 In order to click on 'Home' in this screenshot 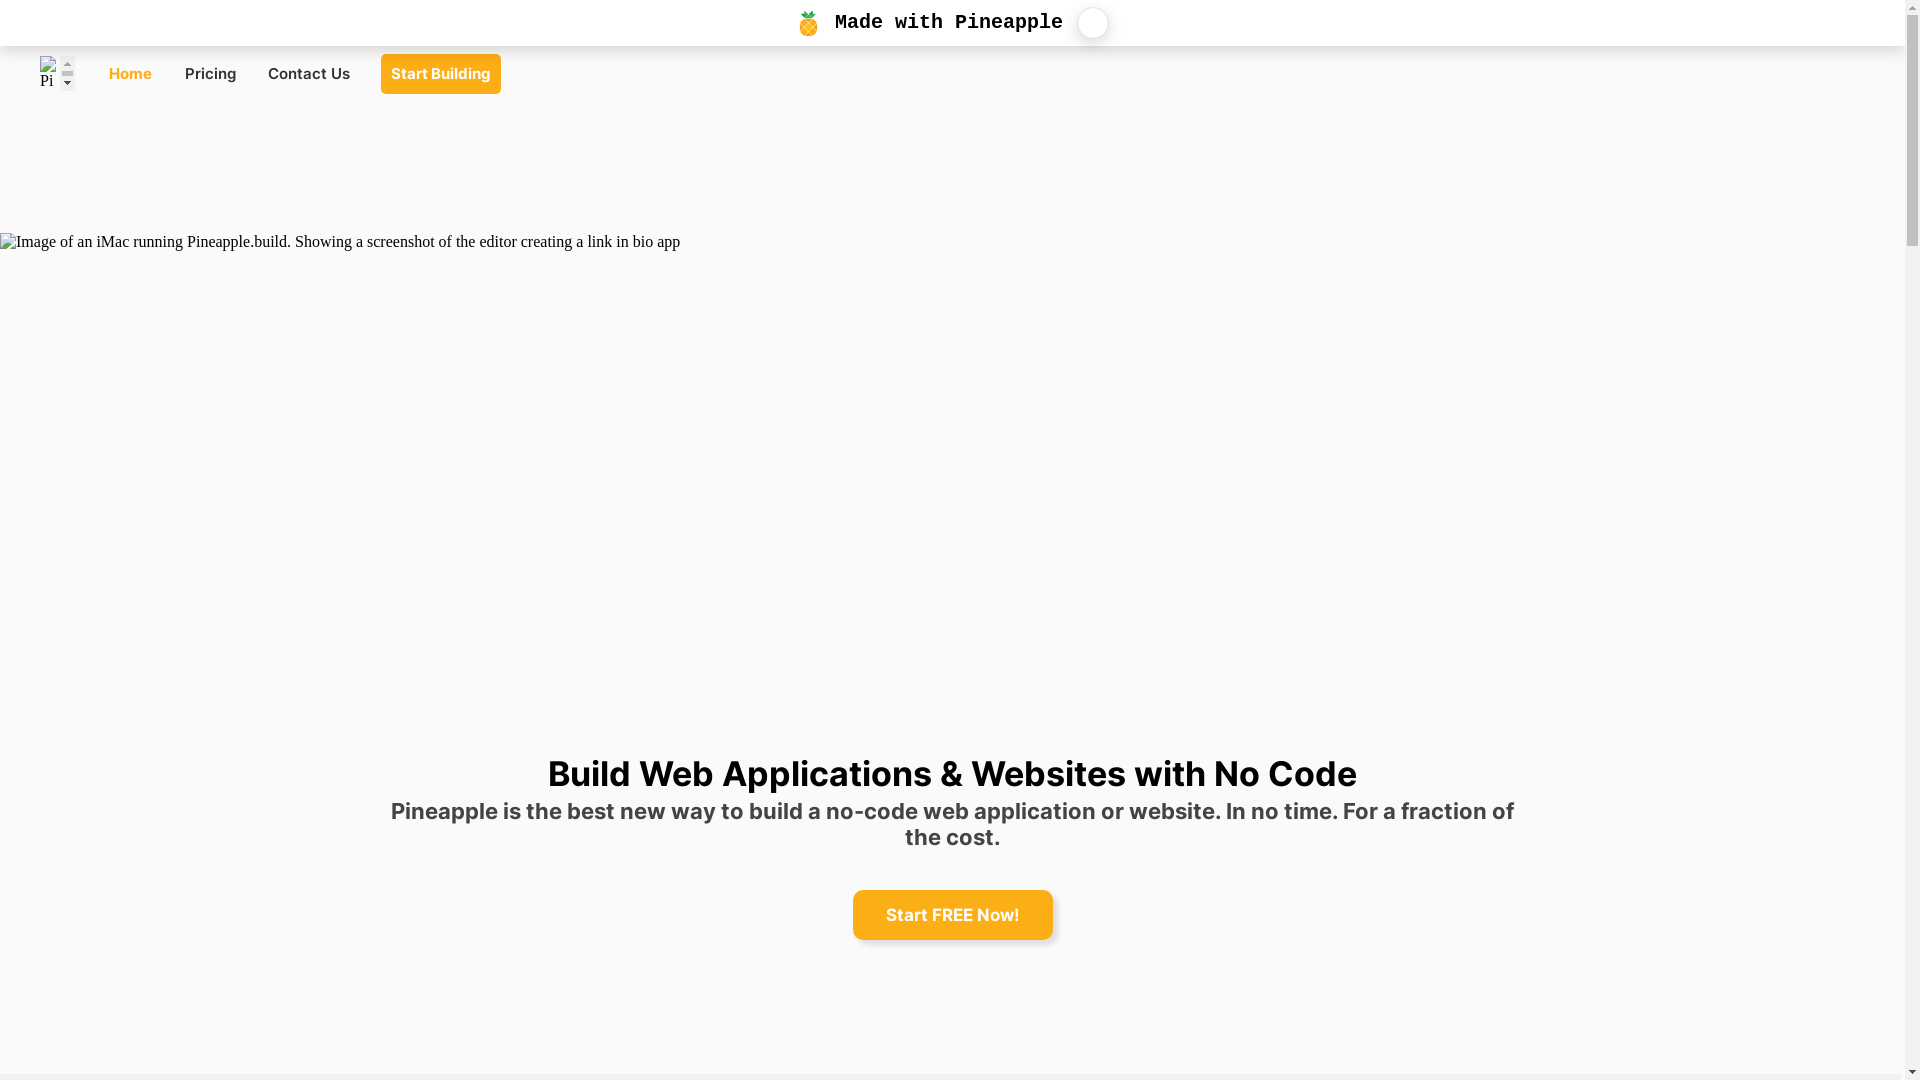, I will do `click(128, 72)`.